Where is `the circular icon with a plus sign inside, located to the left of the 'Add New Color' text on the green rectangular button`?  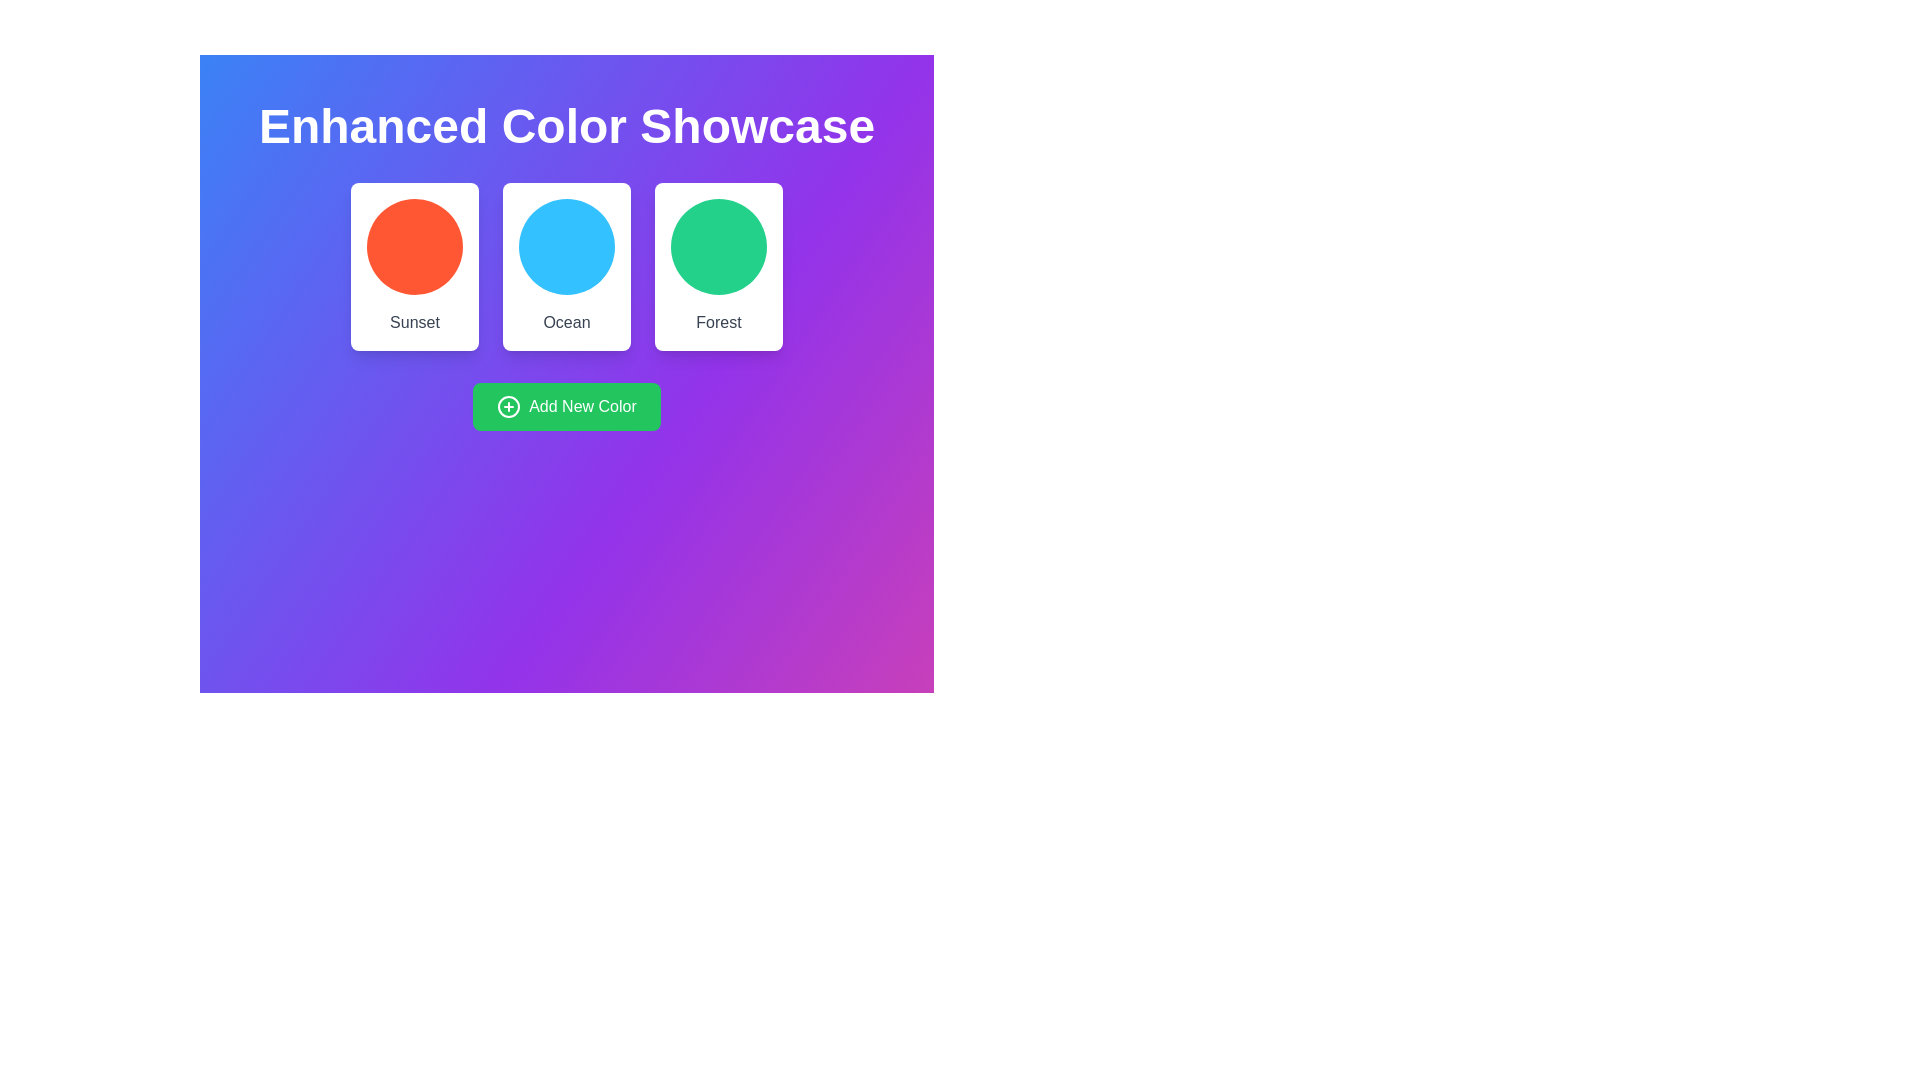
the circular icon with a plus sign inside, located to the left of the 'Add New Color' text on the green rectangular button is located at coordinates (509, 406).